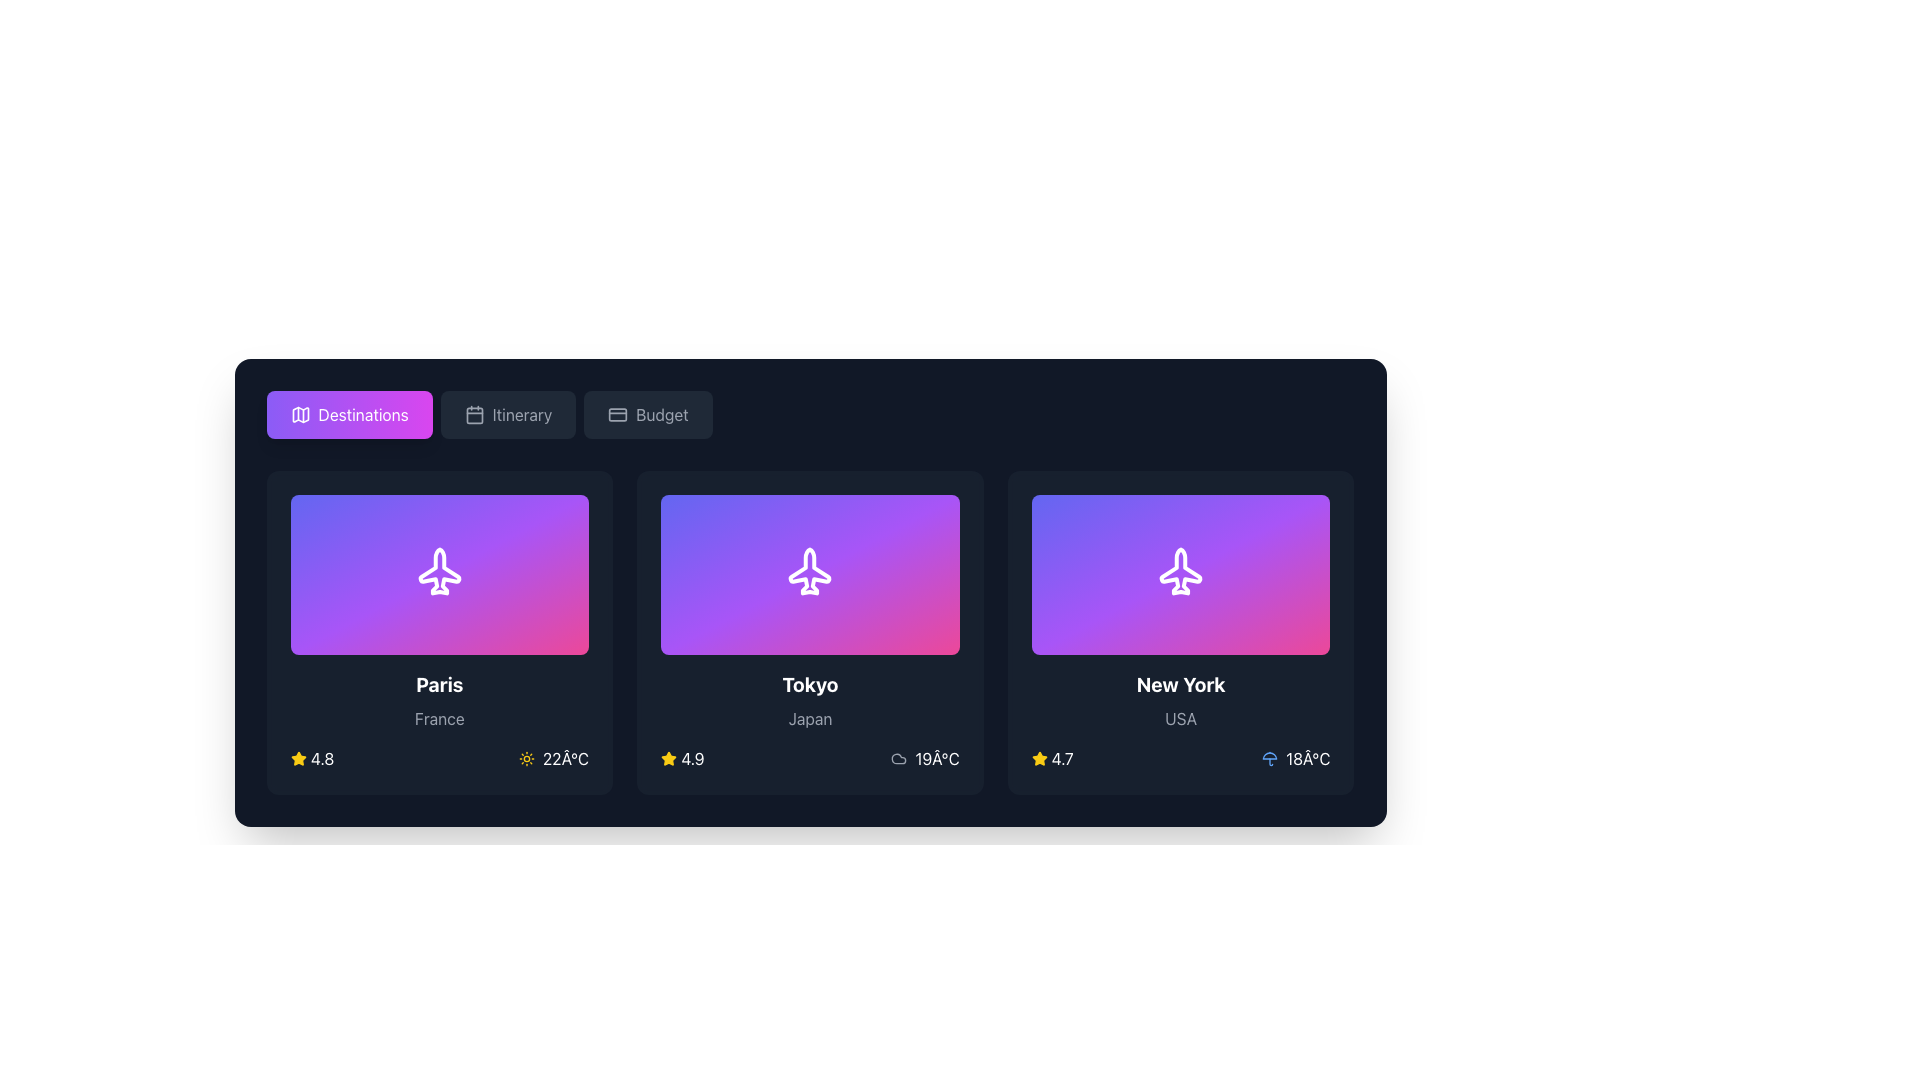 The image size is (1920, 1080). Describe the element at coordinates (810, 574) in the screenshot. I see `the card containing the white airplane icon, which is tilted at 45 degrees` at that location.